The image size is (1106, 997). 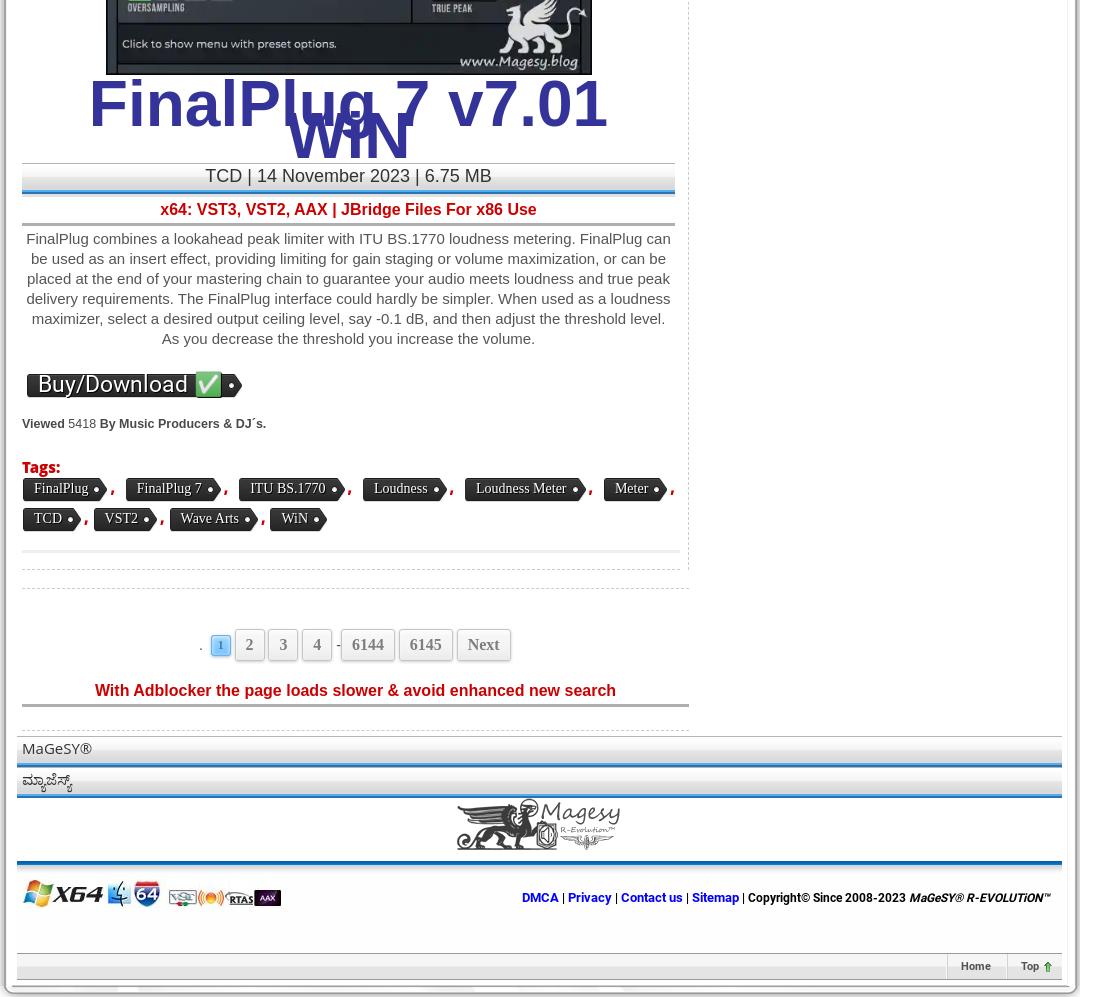 I want to click on 'Meter', so click(x=629, y=488).